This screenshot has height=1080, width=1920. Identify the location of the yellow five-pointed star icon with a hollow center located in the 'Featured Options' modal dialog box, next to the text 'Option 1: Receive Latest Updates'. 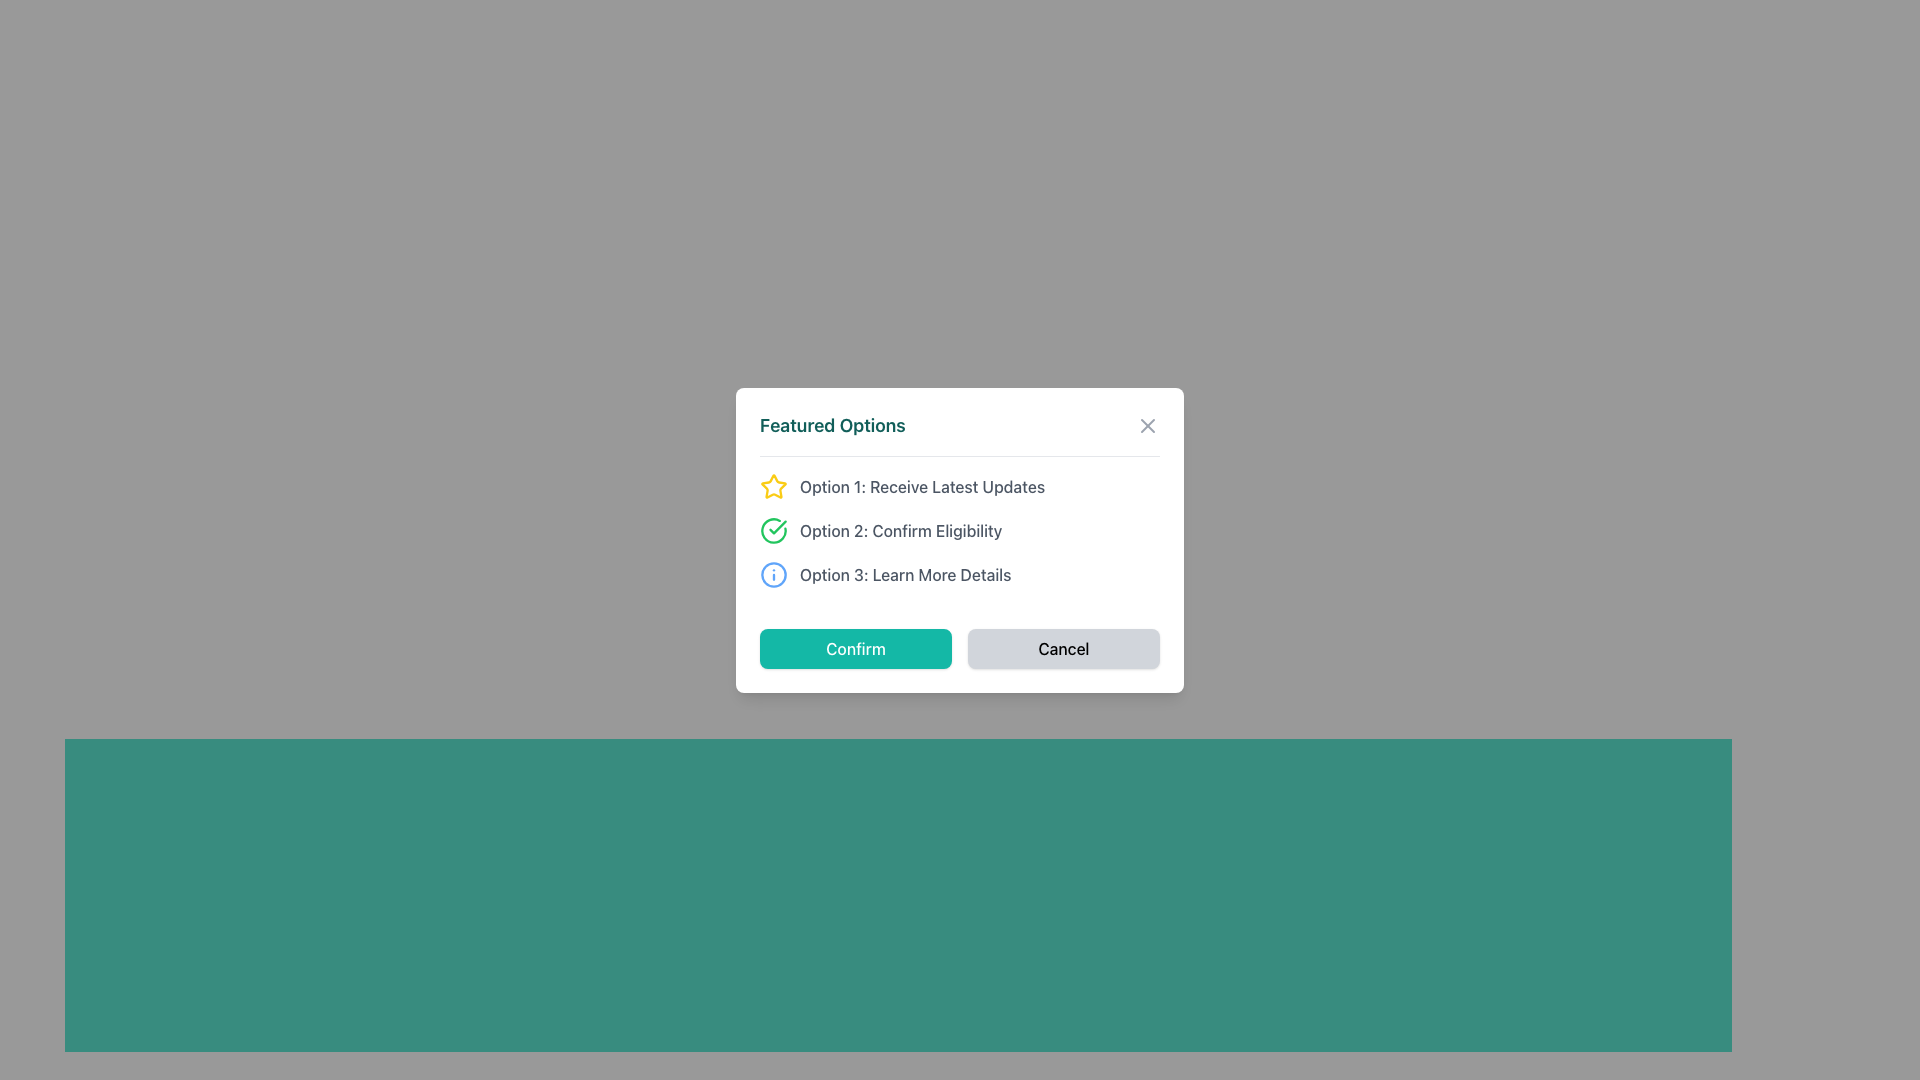
(772, 486).